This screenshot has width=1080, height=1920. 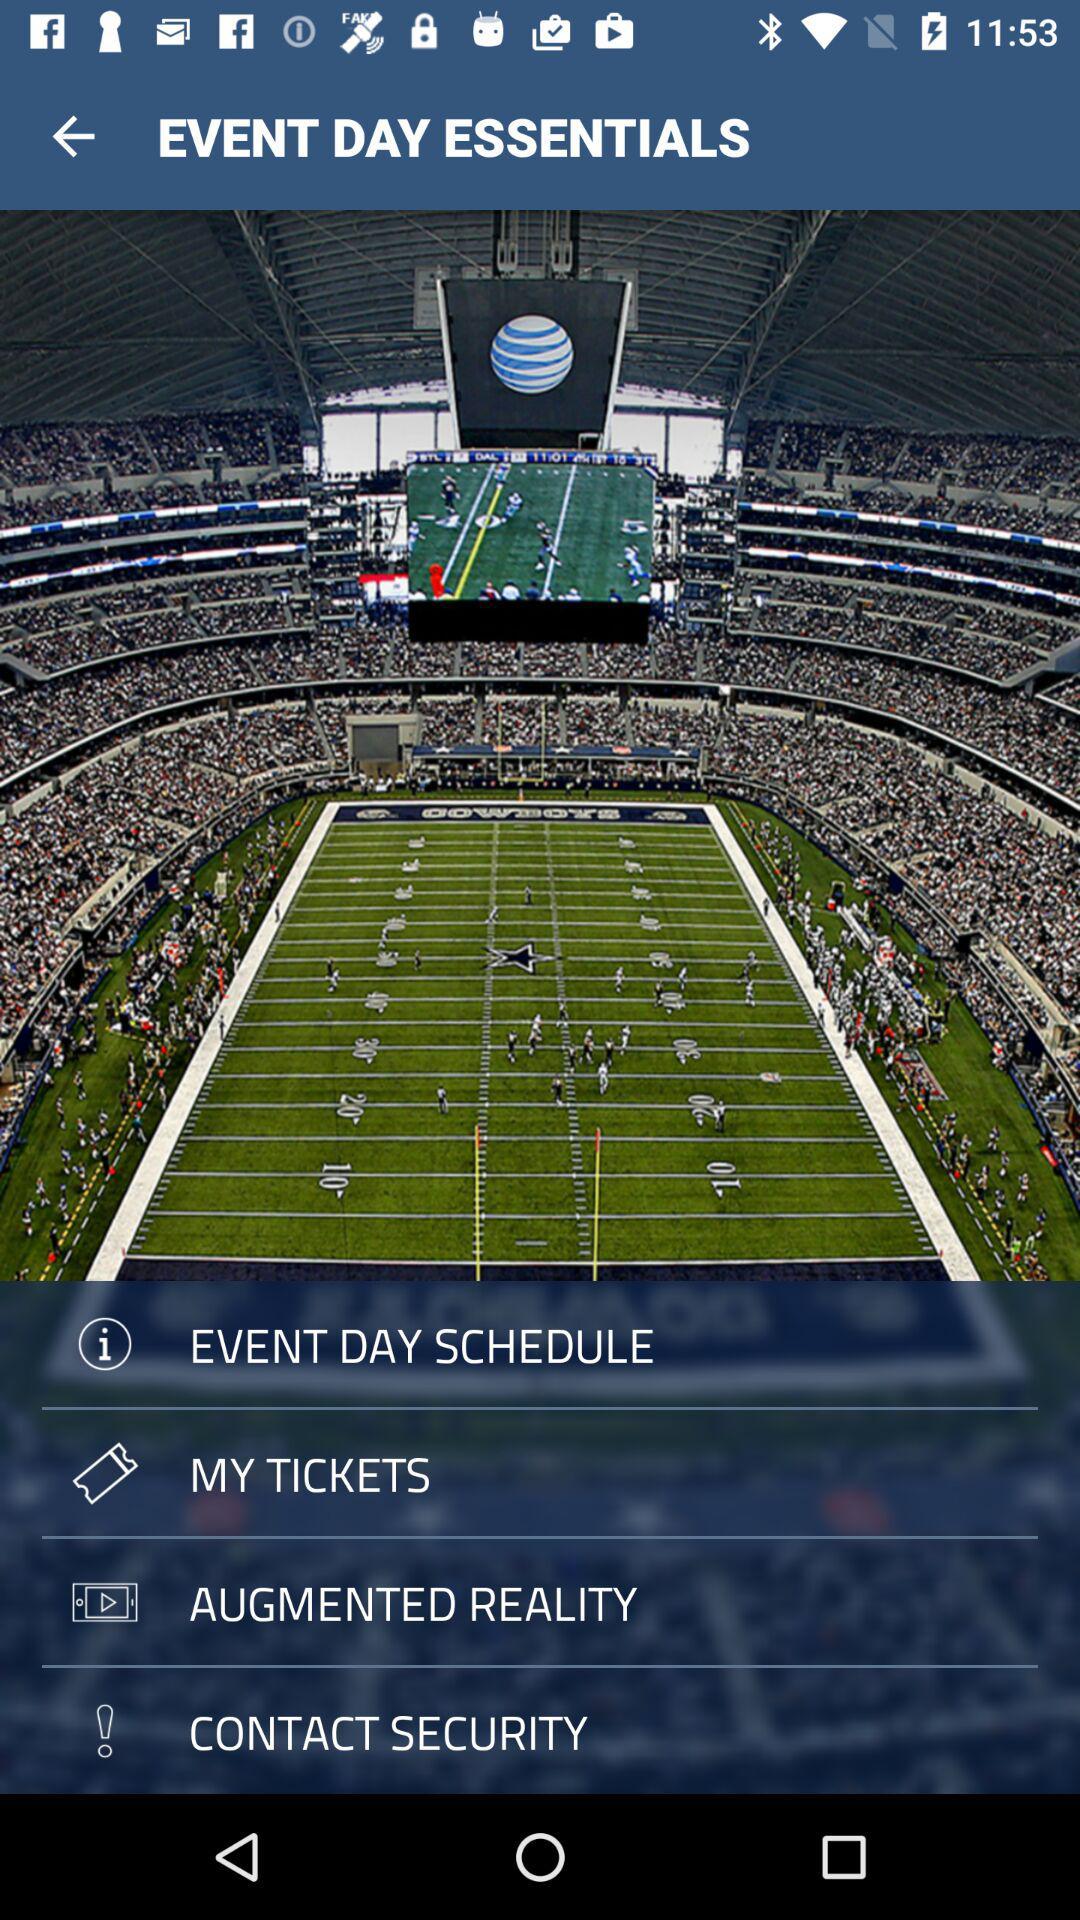 What do you see at coordinates (540, 1730) in the screenshot?
I see `contact security icon` at bounding box center [540, 1730].